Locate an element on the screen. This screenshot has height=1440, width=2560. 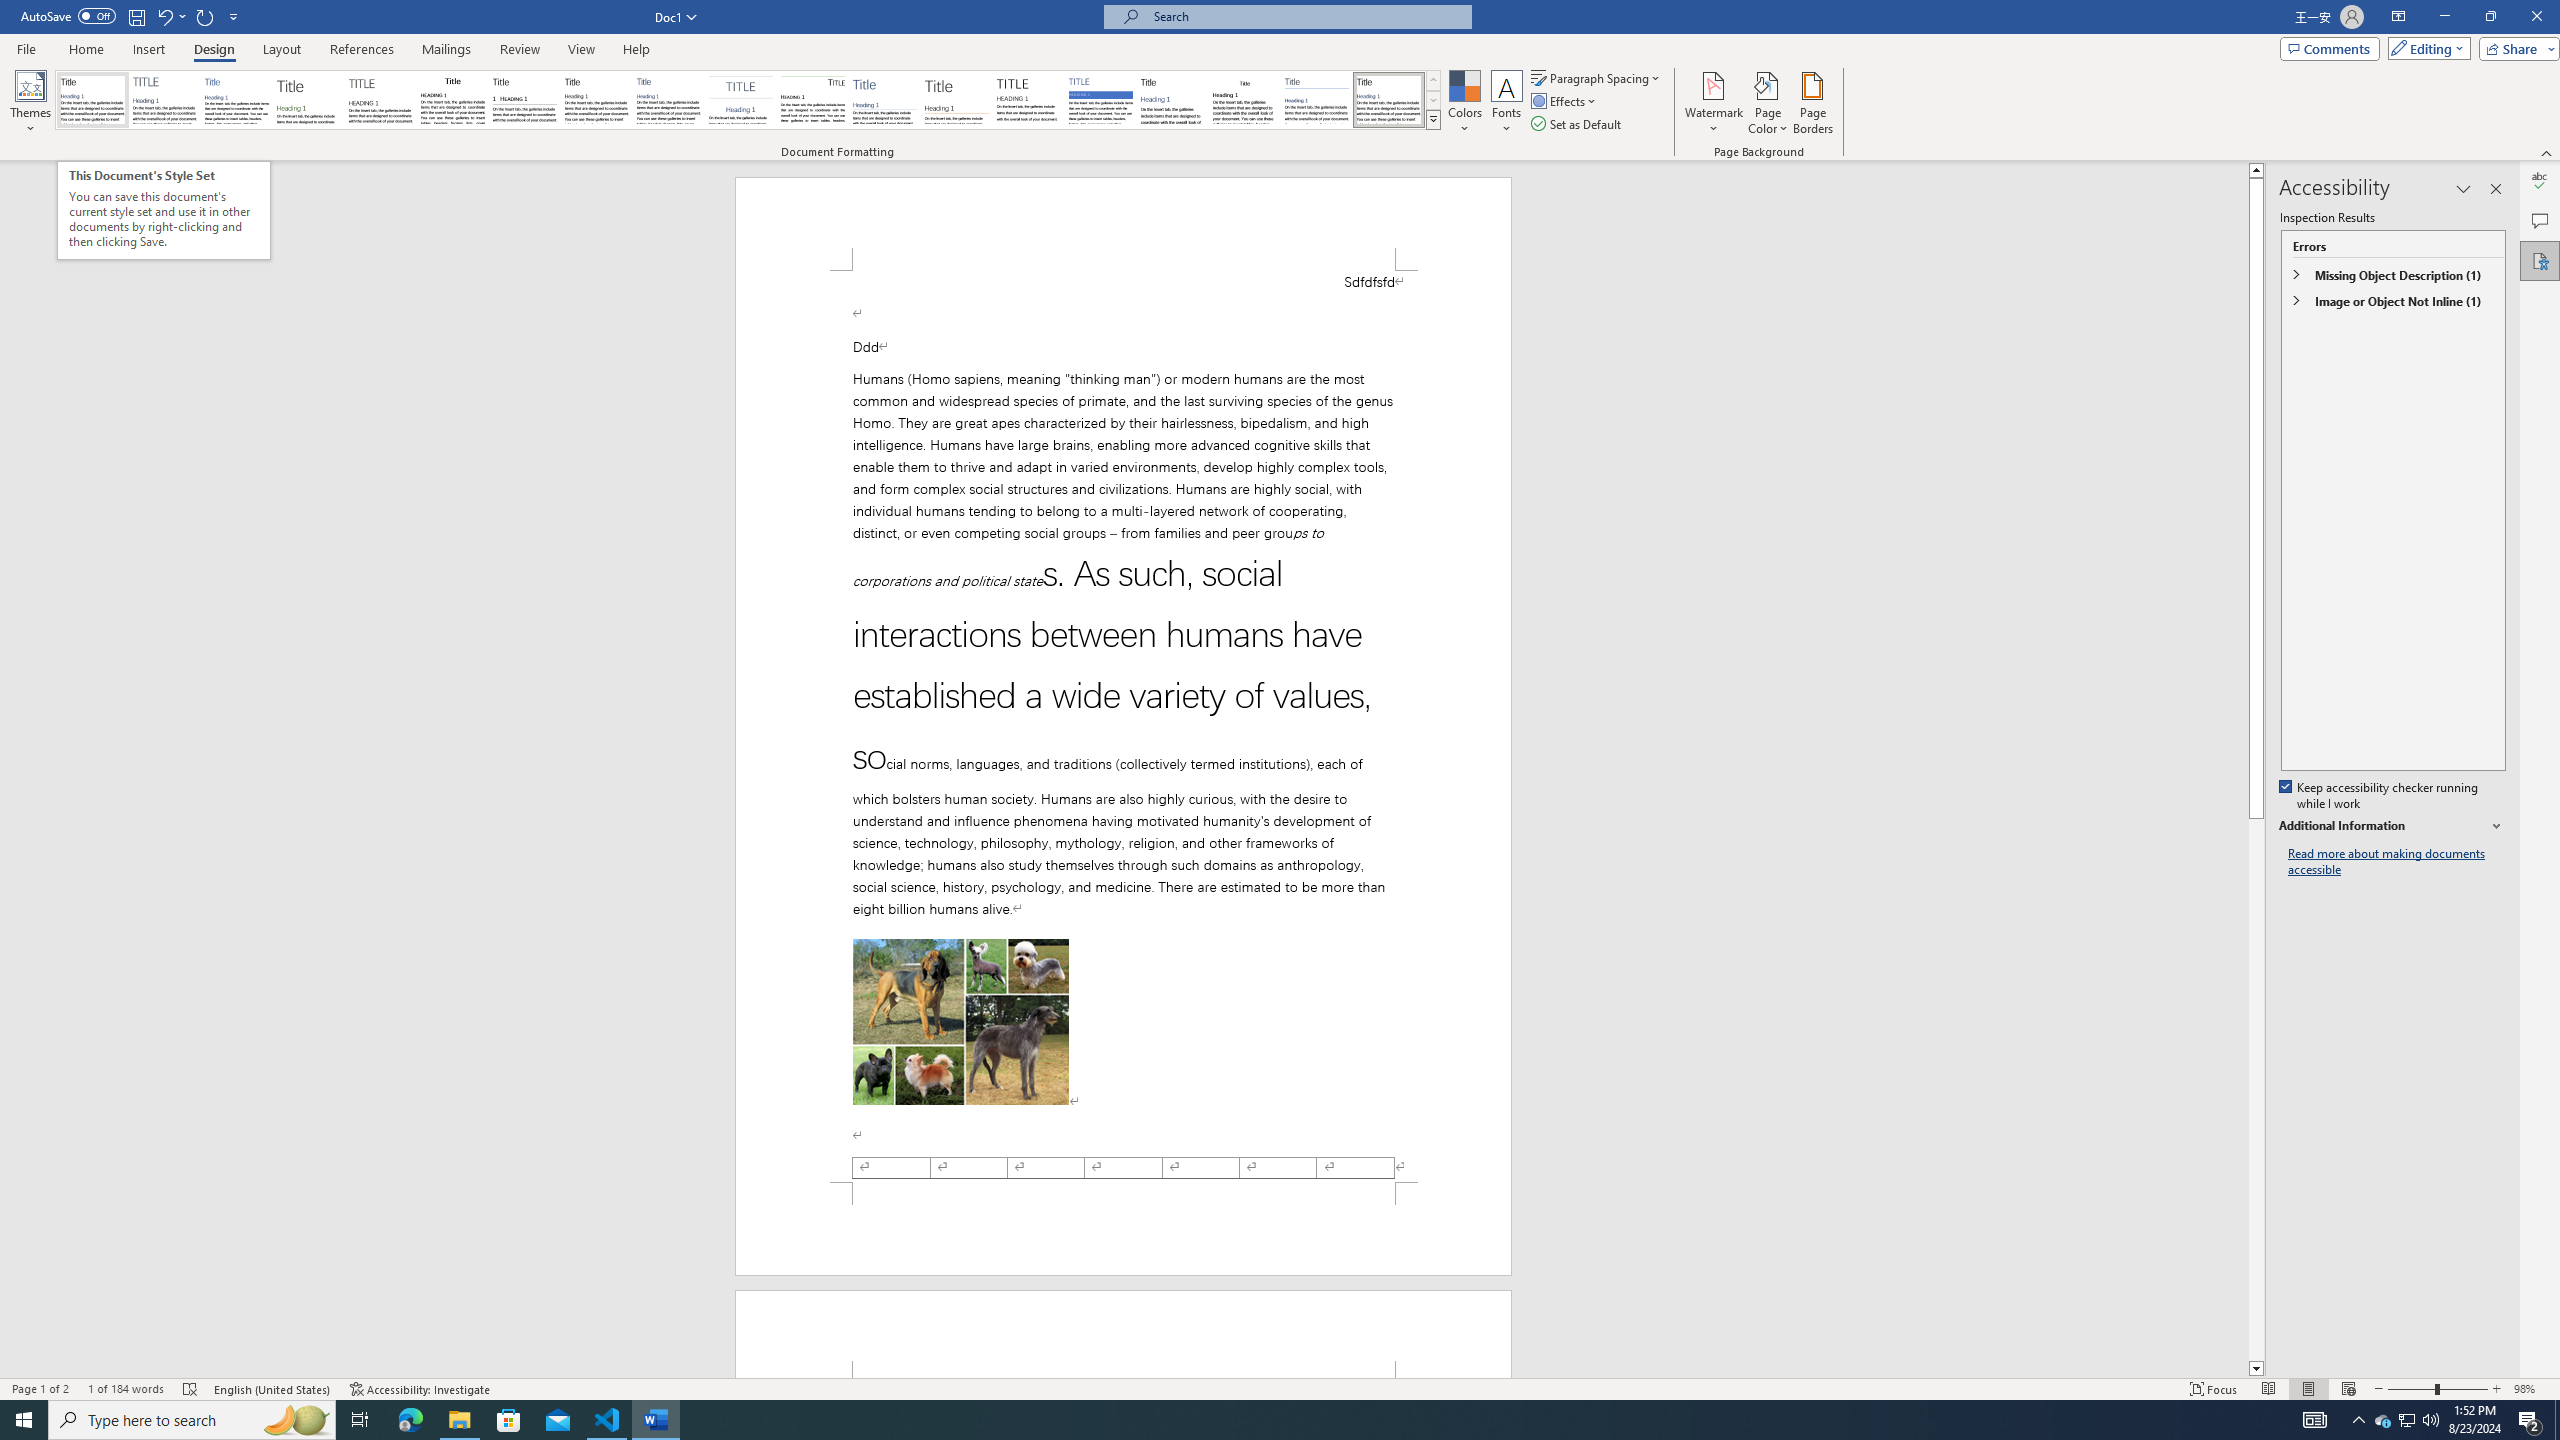
'Keep accessibility checker running while I work' is located at coordinates (2380, 796).